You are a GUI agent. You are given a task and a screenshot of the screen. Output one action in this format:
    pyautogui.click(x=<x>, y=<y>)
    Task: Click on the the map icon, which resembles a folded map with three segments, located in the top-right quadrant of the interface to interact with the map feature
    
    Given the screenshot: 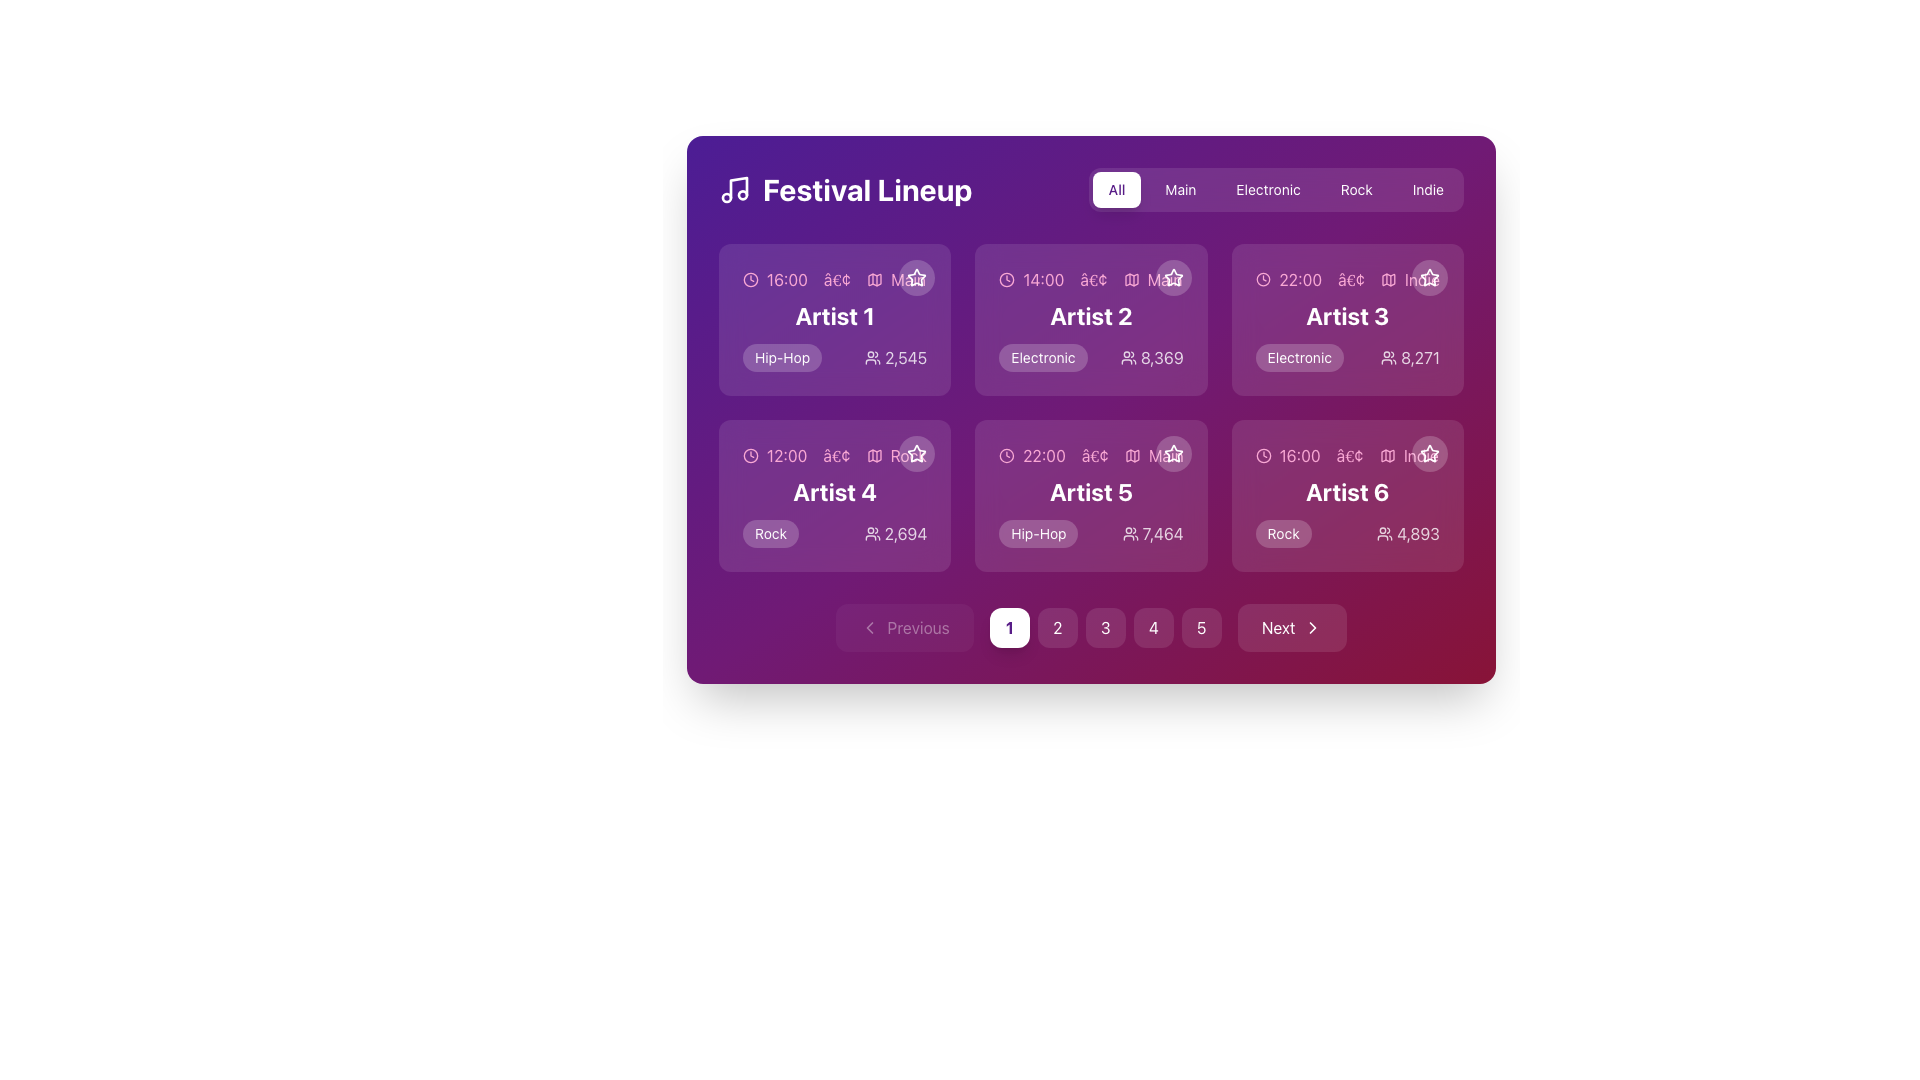 What is the action you would take?
    pyautogui.click(x=1387, y=280)
    